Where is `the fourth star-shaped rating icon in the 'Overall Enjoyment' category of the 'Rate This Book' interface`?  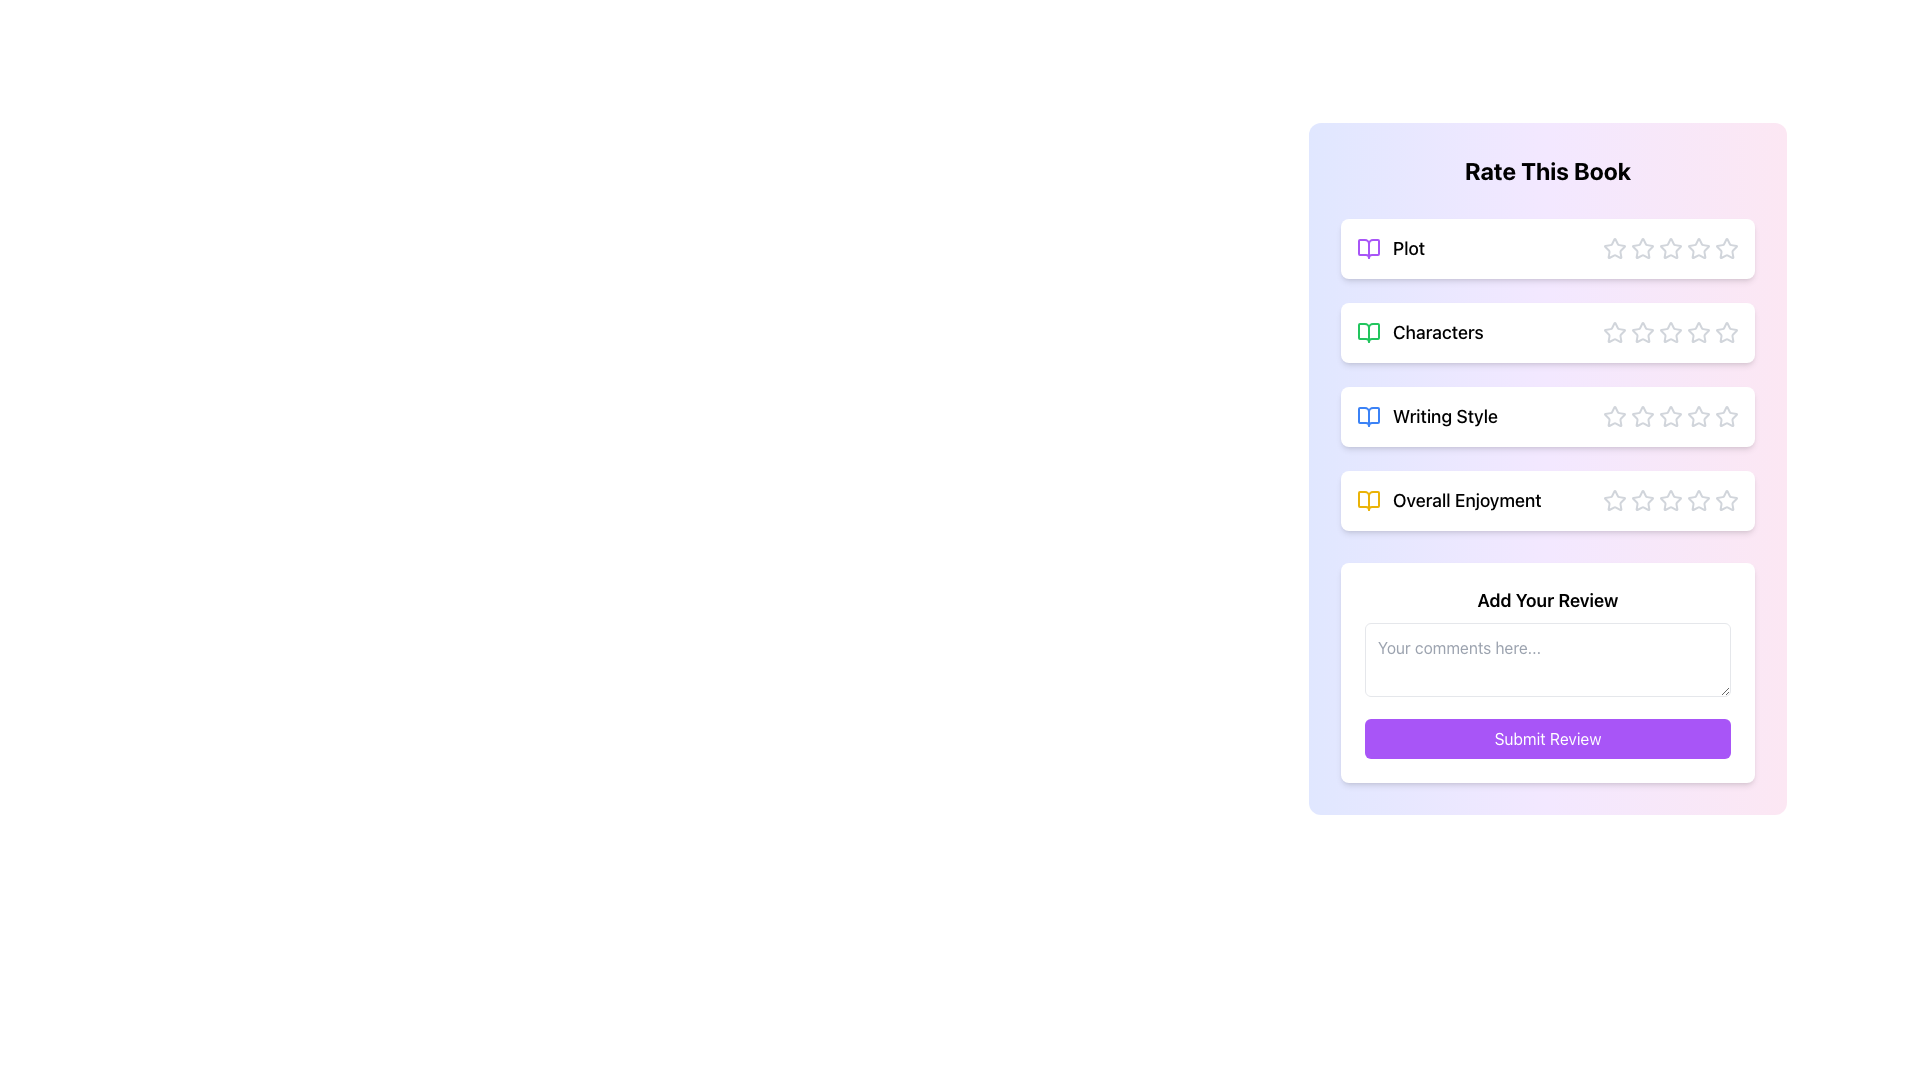 the fourth star-shaped rating icon in the 'Overall Enjoyment' category of the 'Rate This Book' interface is located at coordinates (1670, 499).